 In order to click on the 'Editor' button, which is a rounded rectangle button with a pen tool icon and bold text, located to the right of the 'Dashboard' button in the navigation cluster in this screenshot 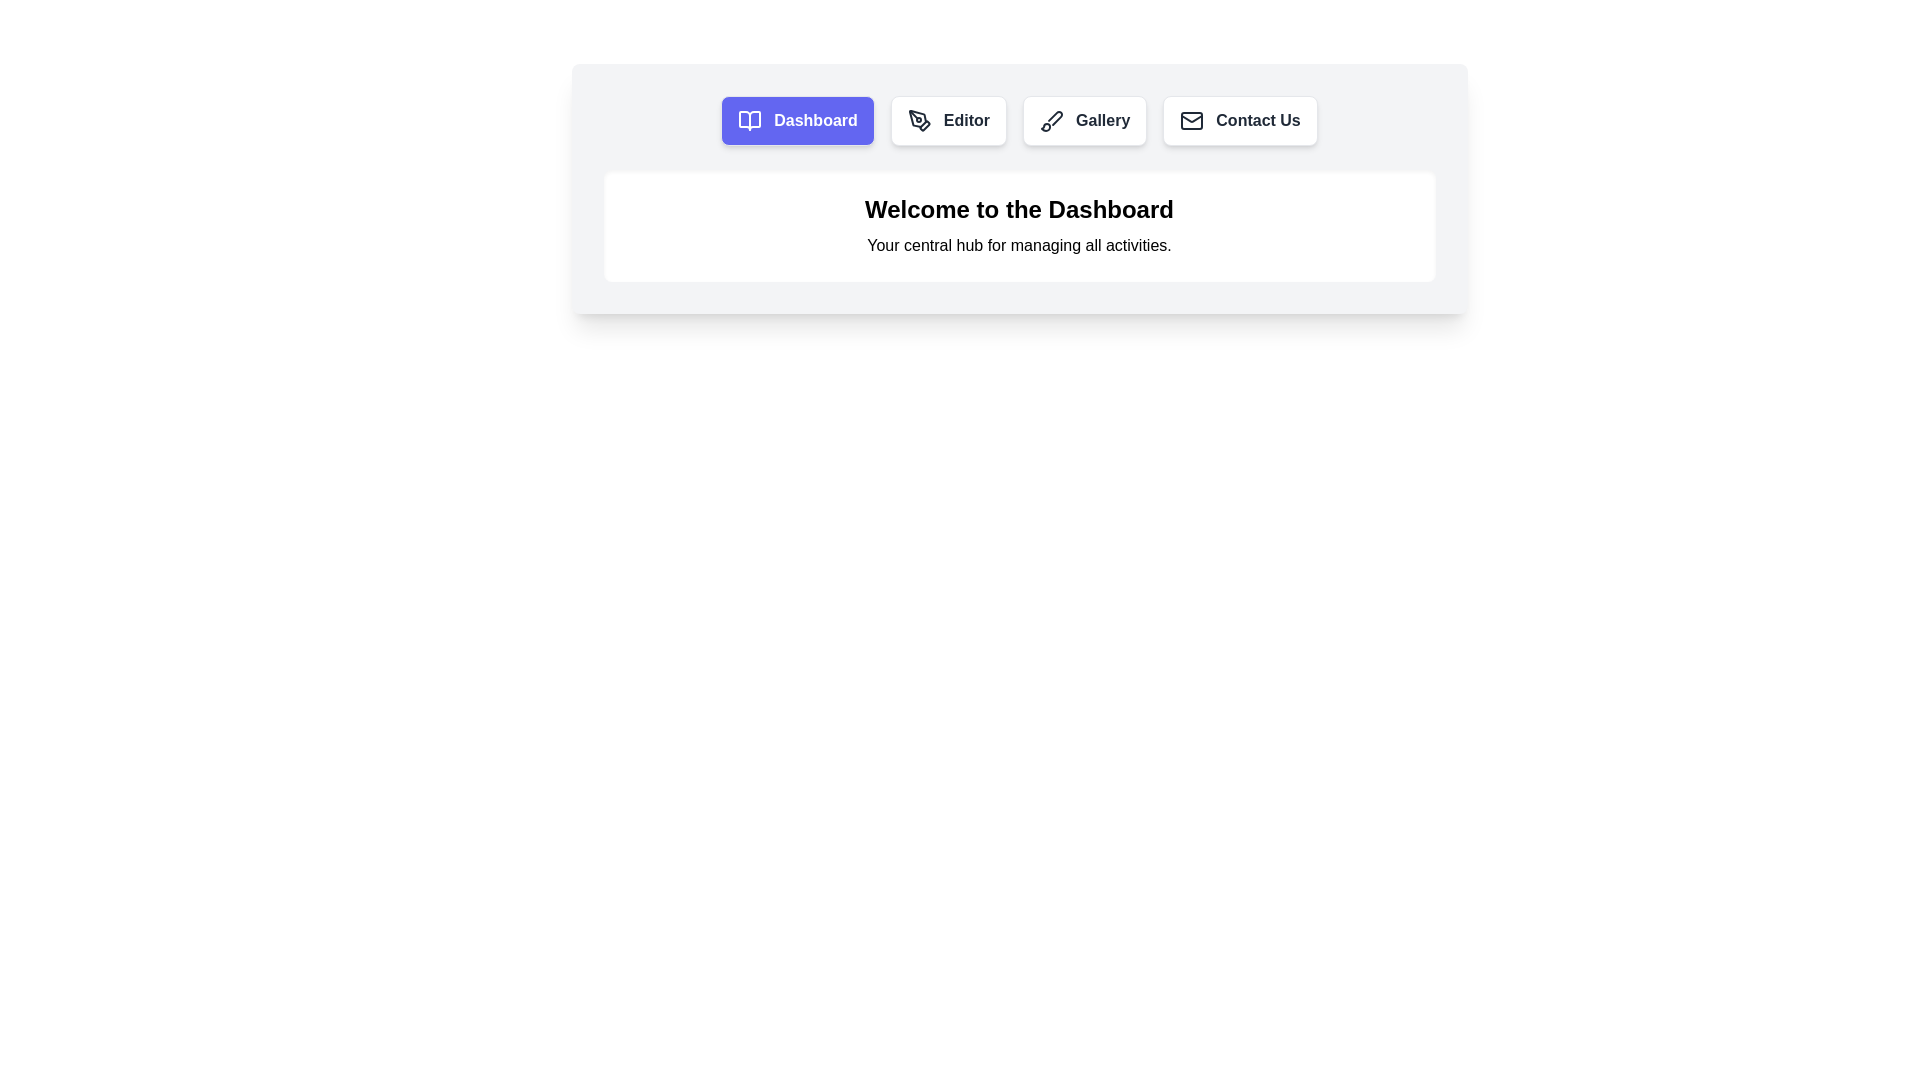, I will do `click(947, 120)`.